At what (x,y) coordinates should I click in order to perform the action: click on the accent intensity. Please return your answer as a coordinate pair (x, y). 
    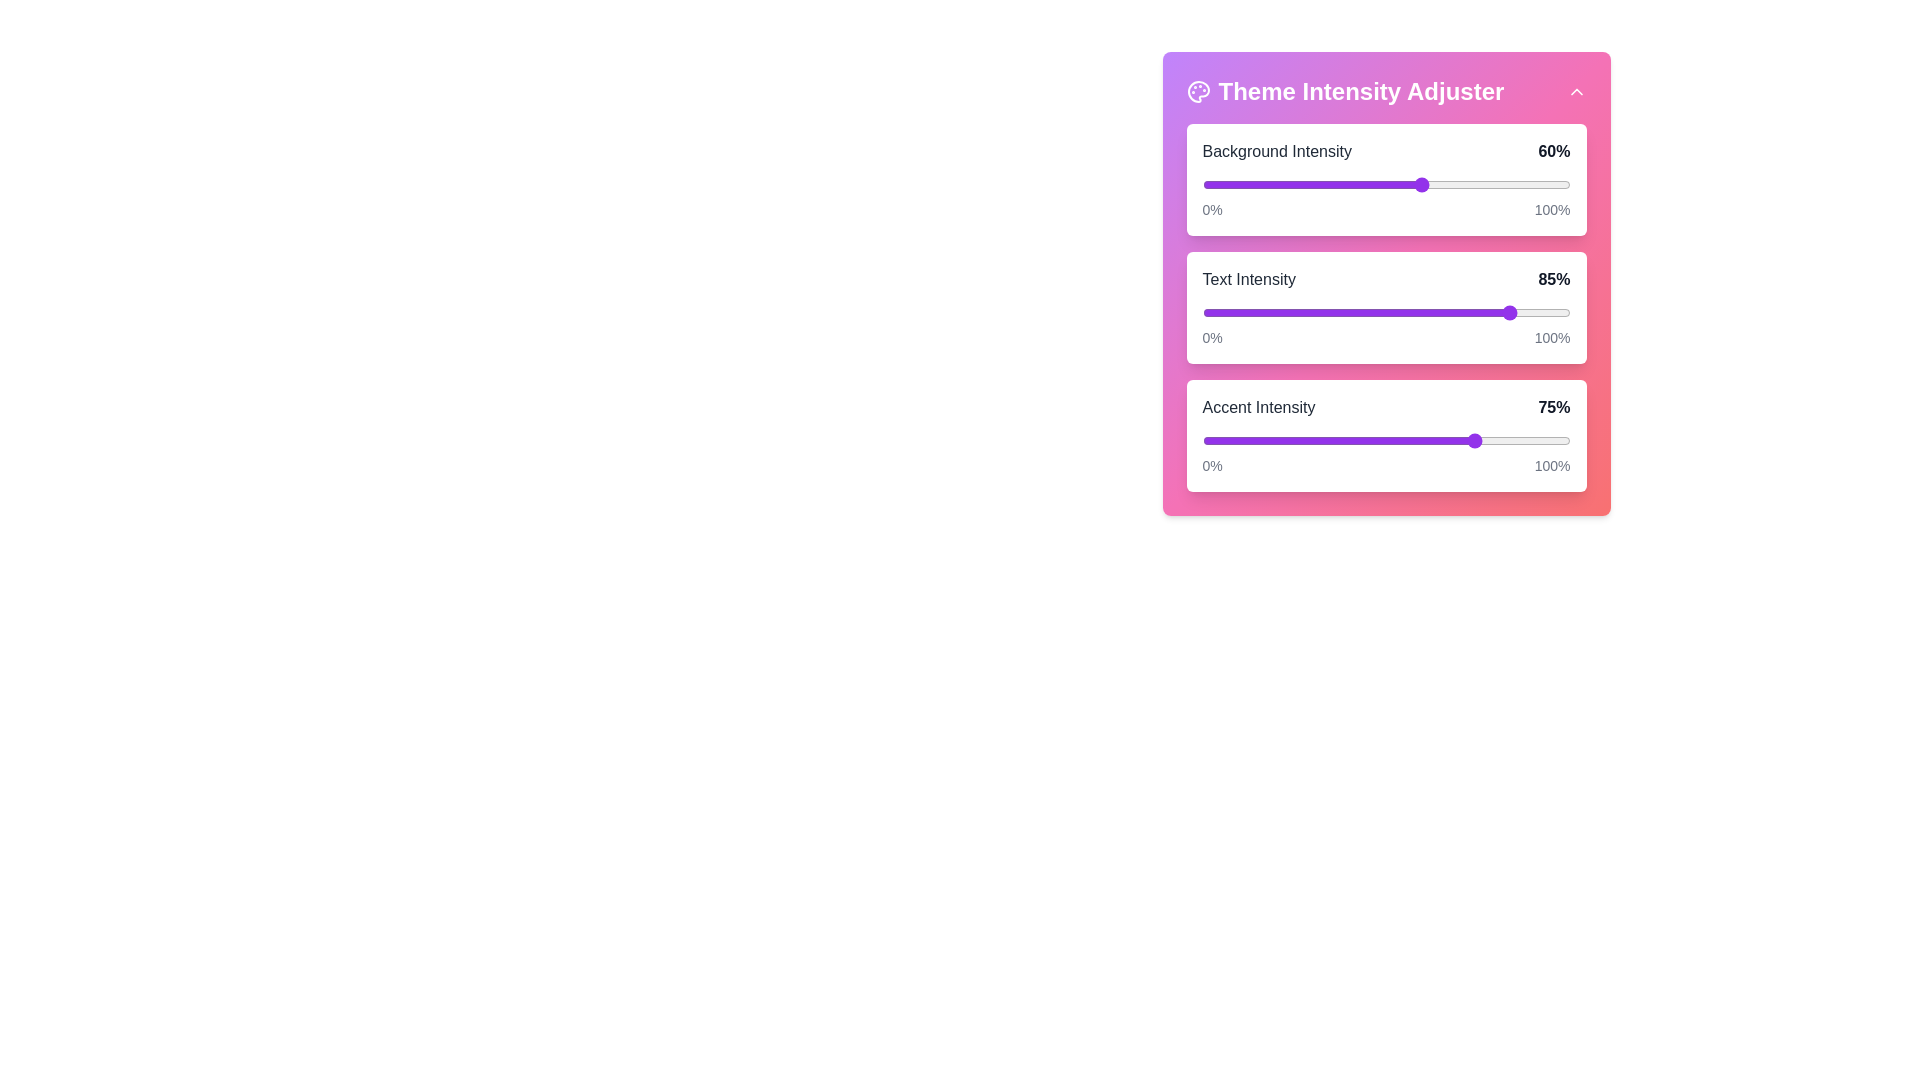
    Looking at the image, I should click on (1260, 439).